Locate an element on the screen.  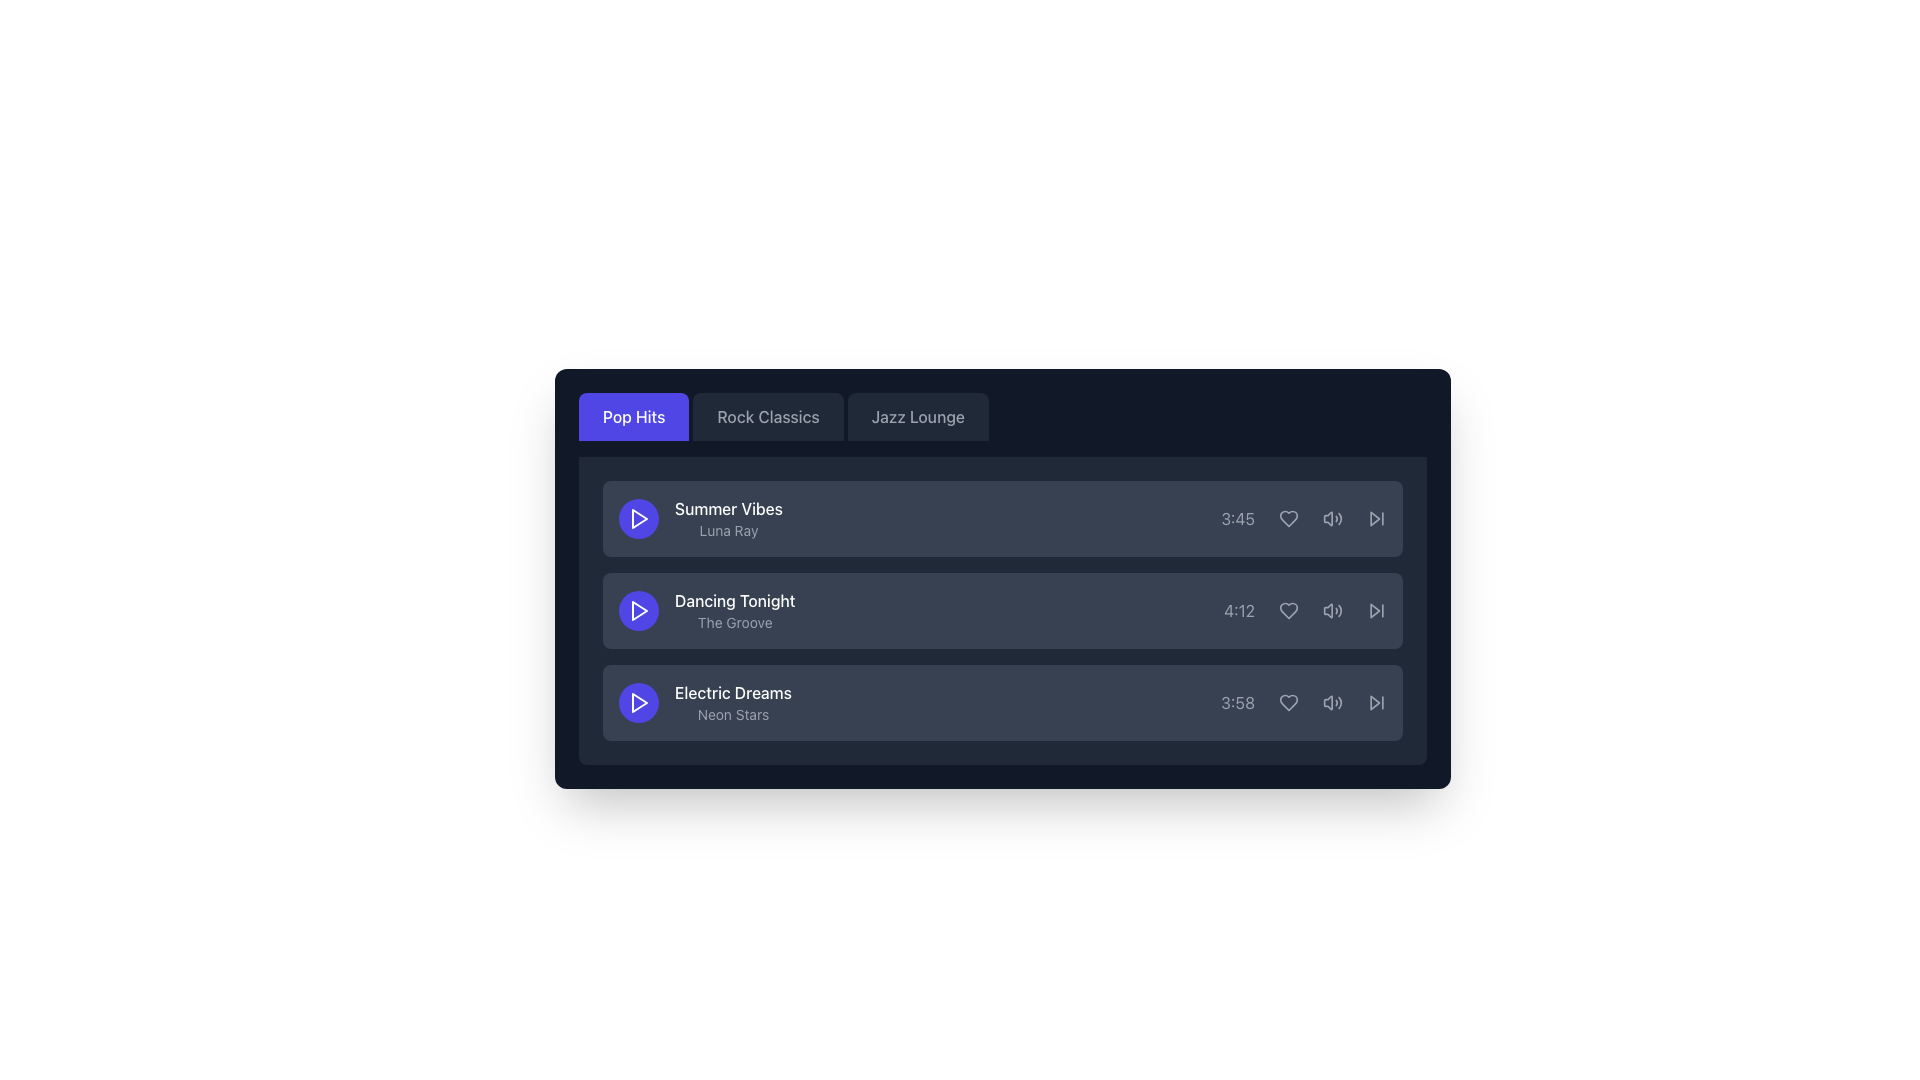
the play button located on the left side of the third list item for the media track 'Electric Dreams' by 'Neon Stars' is located at coordinates (637, 701).